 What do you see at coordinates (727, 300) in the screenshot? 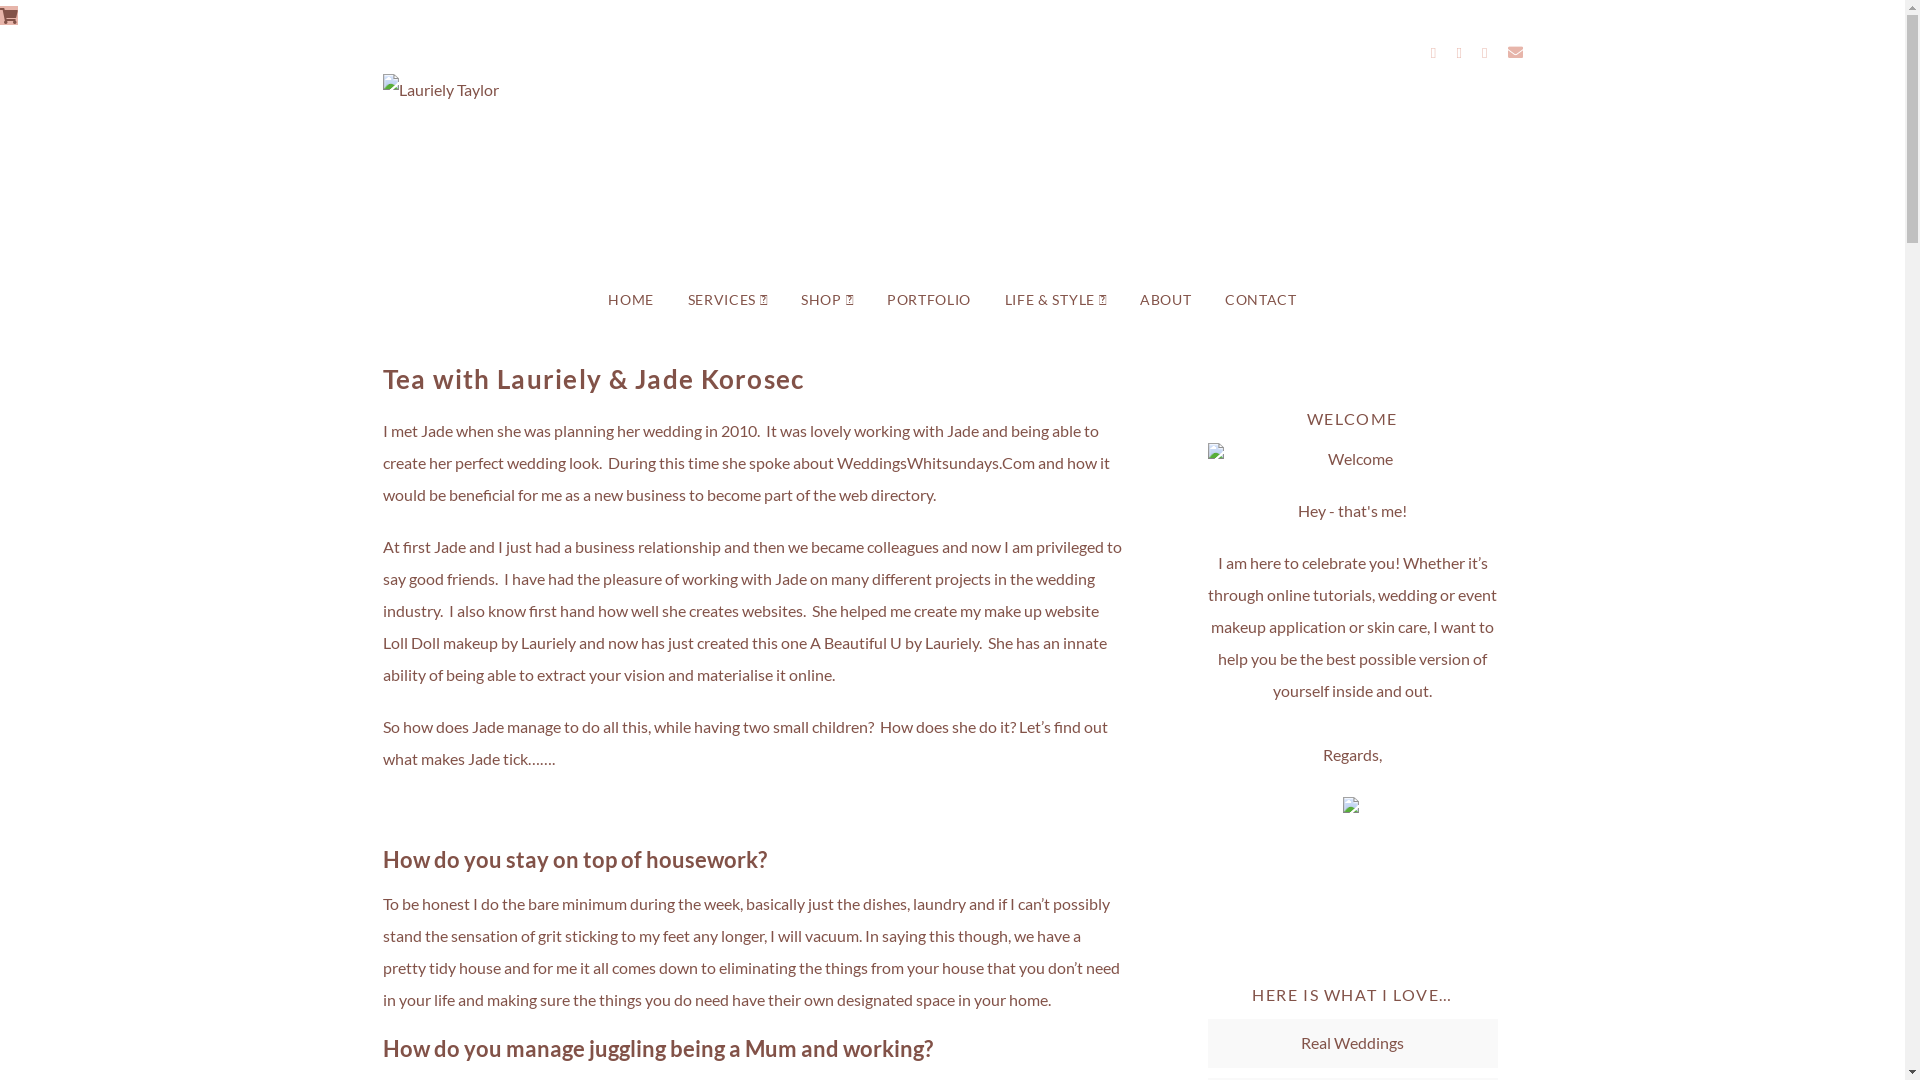
I see `'SERVICES'` at bounding box center [727, 300].